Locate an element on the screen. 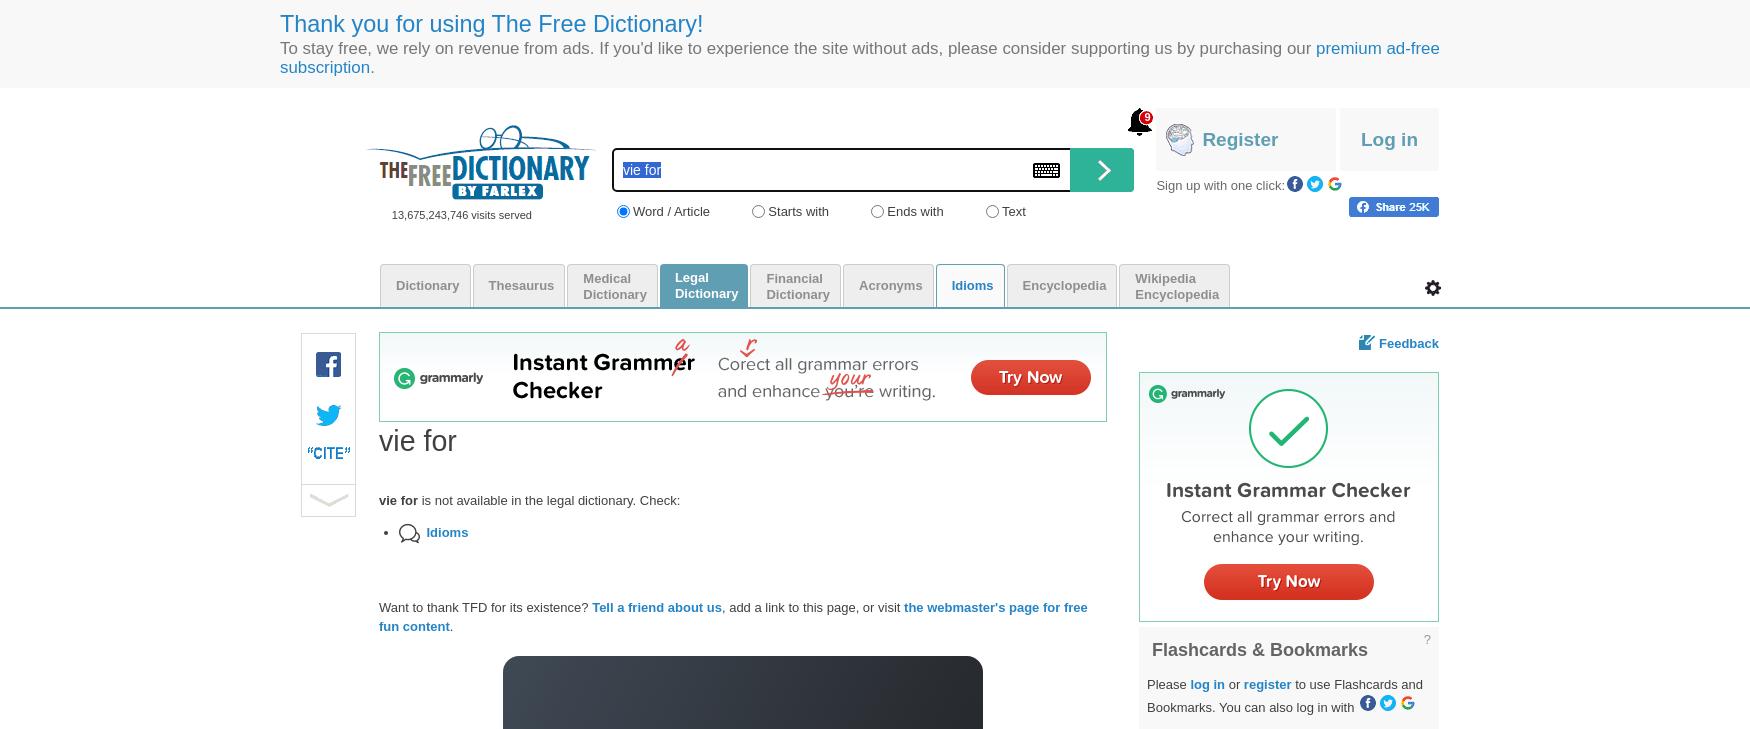  'Feedback' is located at coordinates (1407, 341).